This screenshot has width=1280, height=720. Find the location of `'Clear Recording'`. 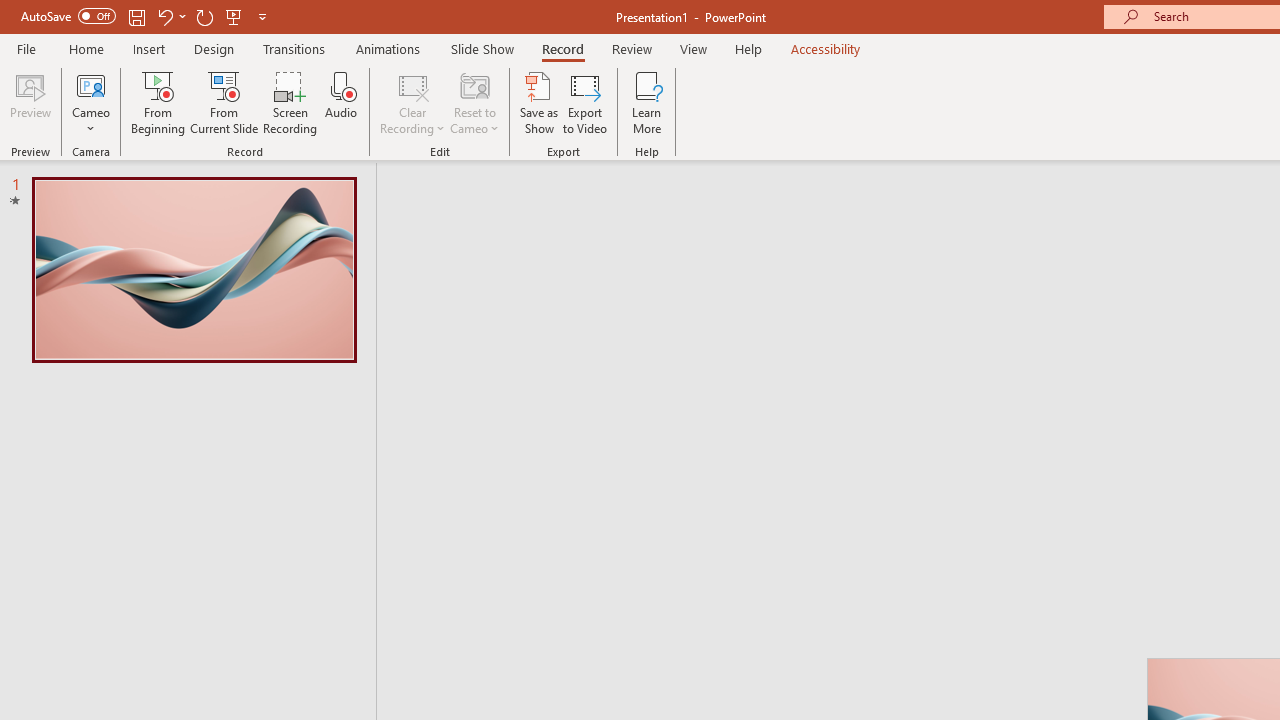

'Clear Recording' is located at coordinates (411, 103).